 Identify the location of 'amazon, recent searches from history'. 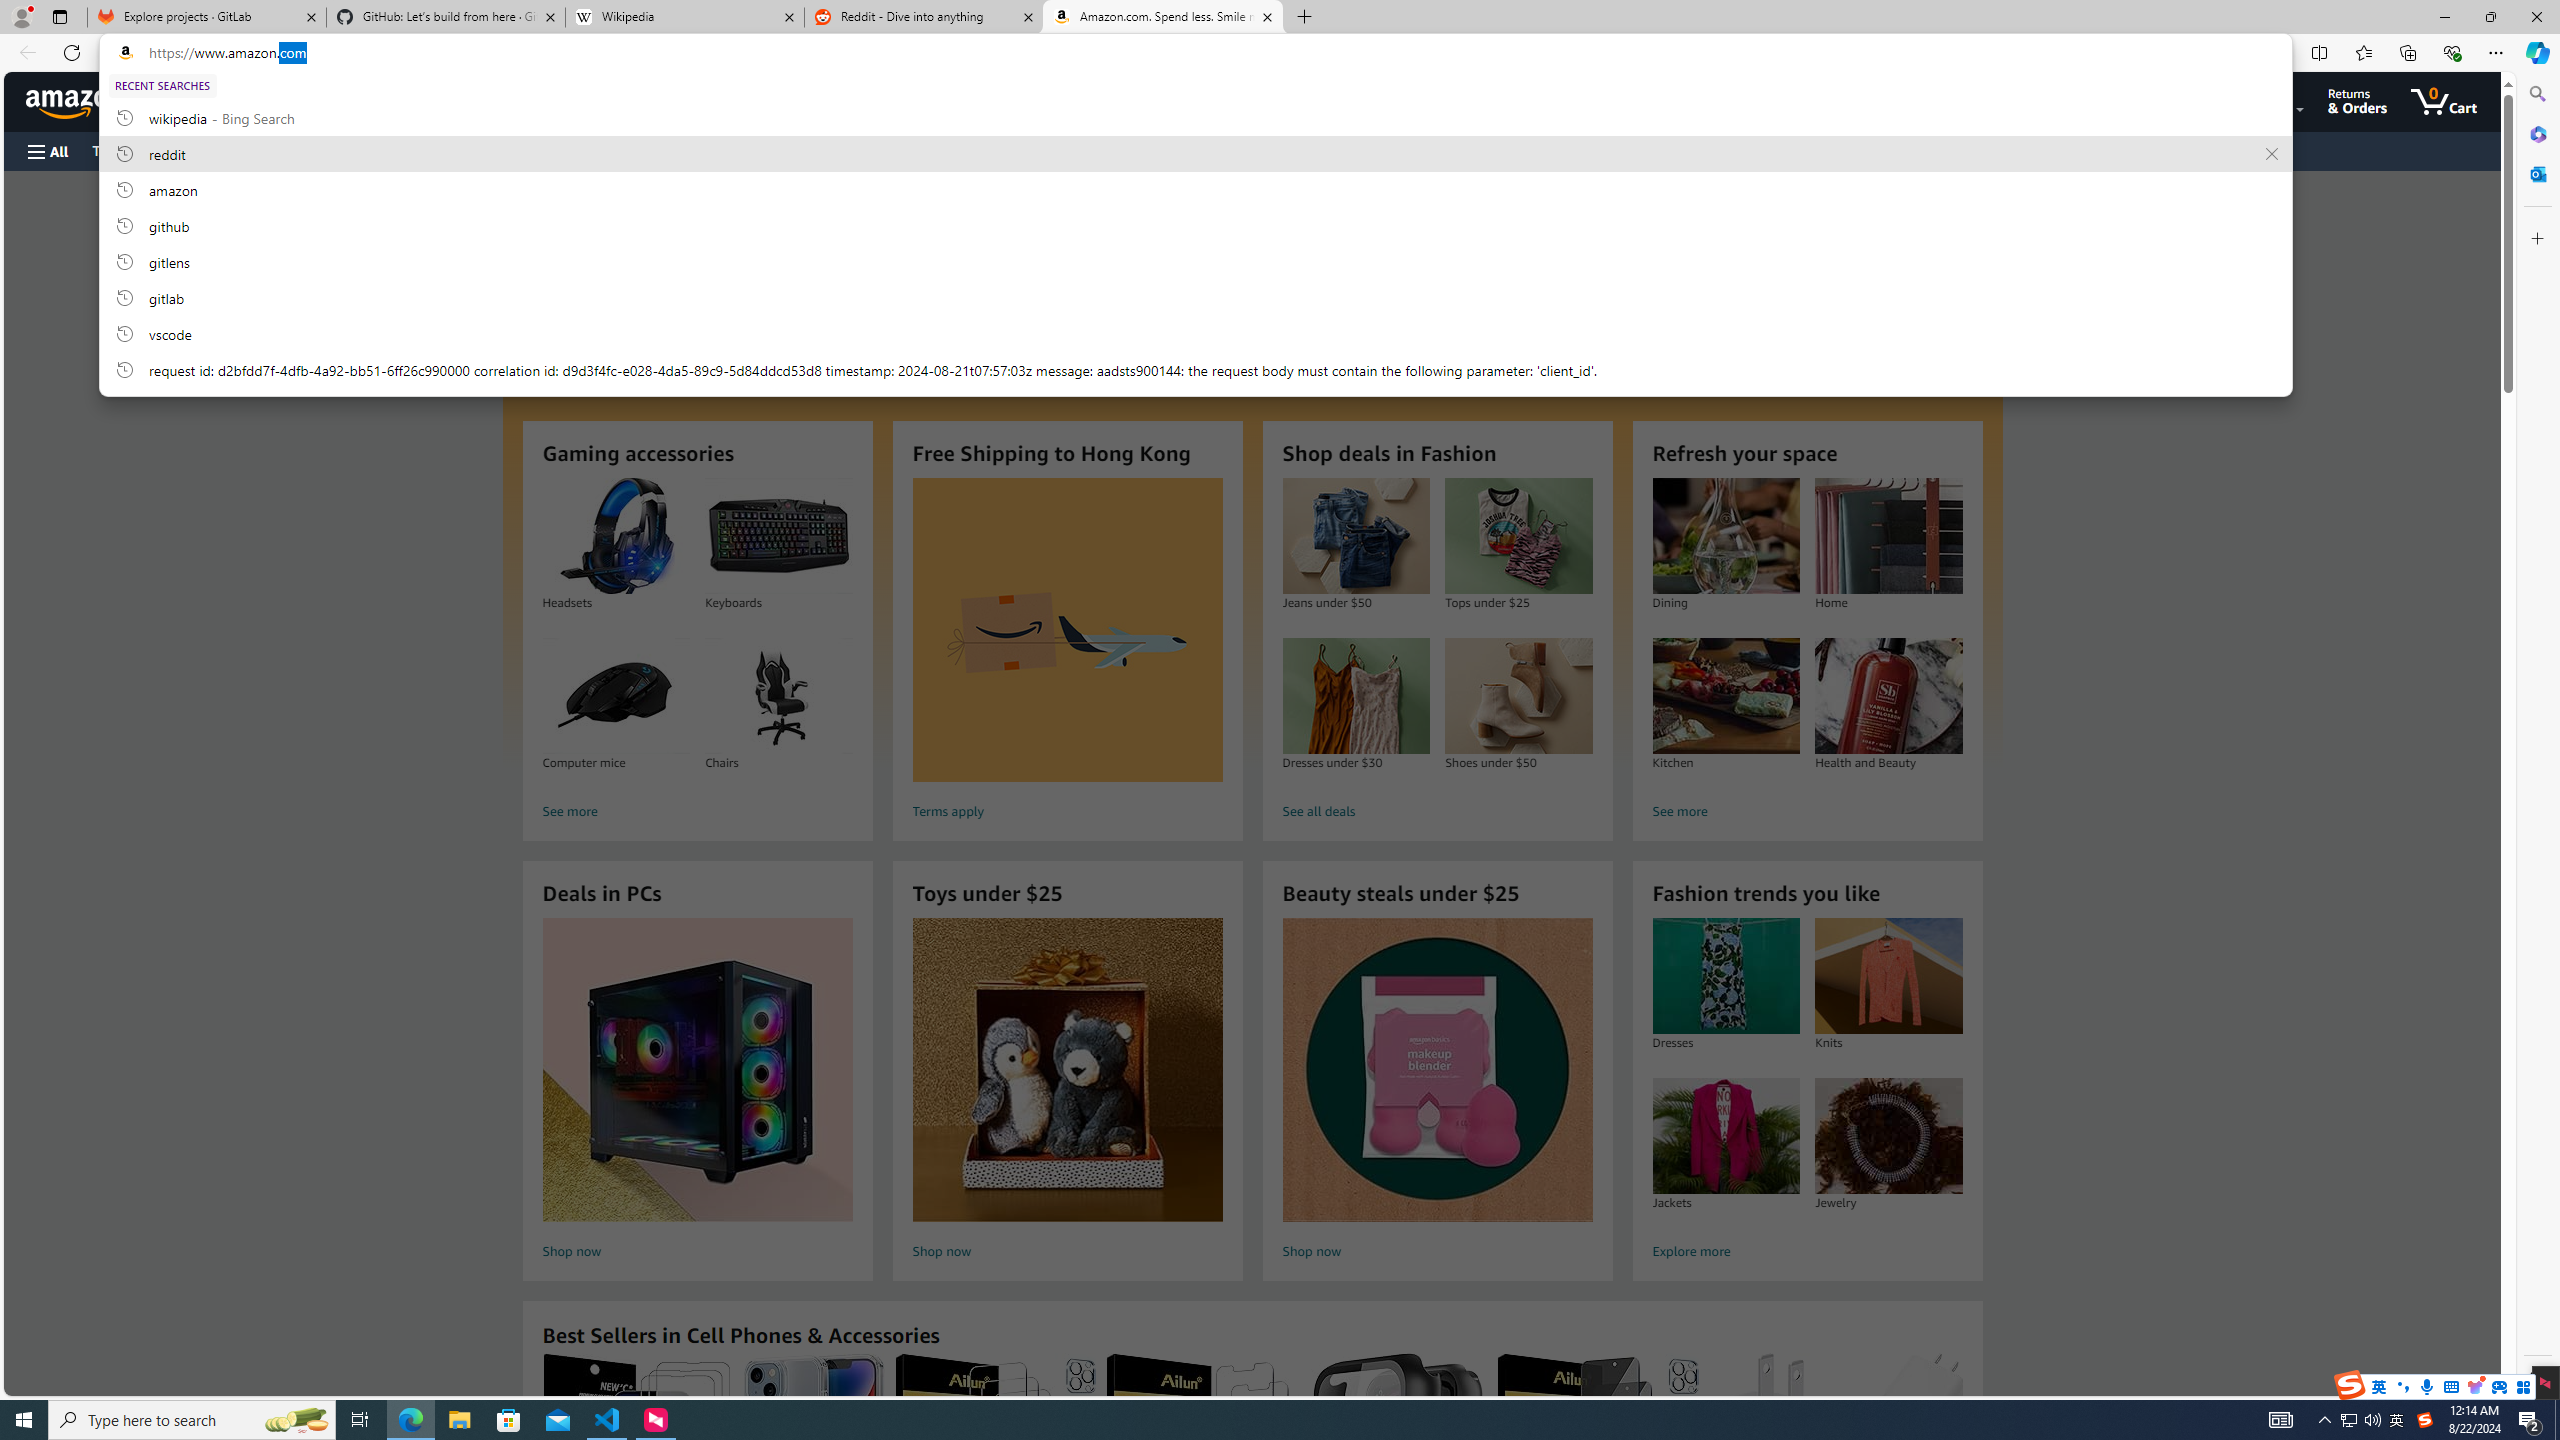
(1194, 188).